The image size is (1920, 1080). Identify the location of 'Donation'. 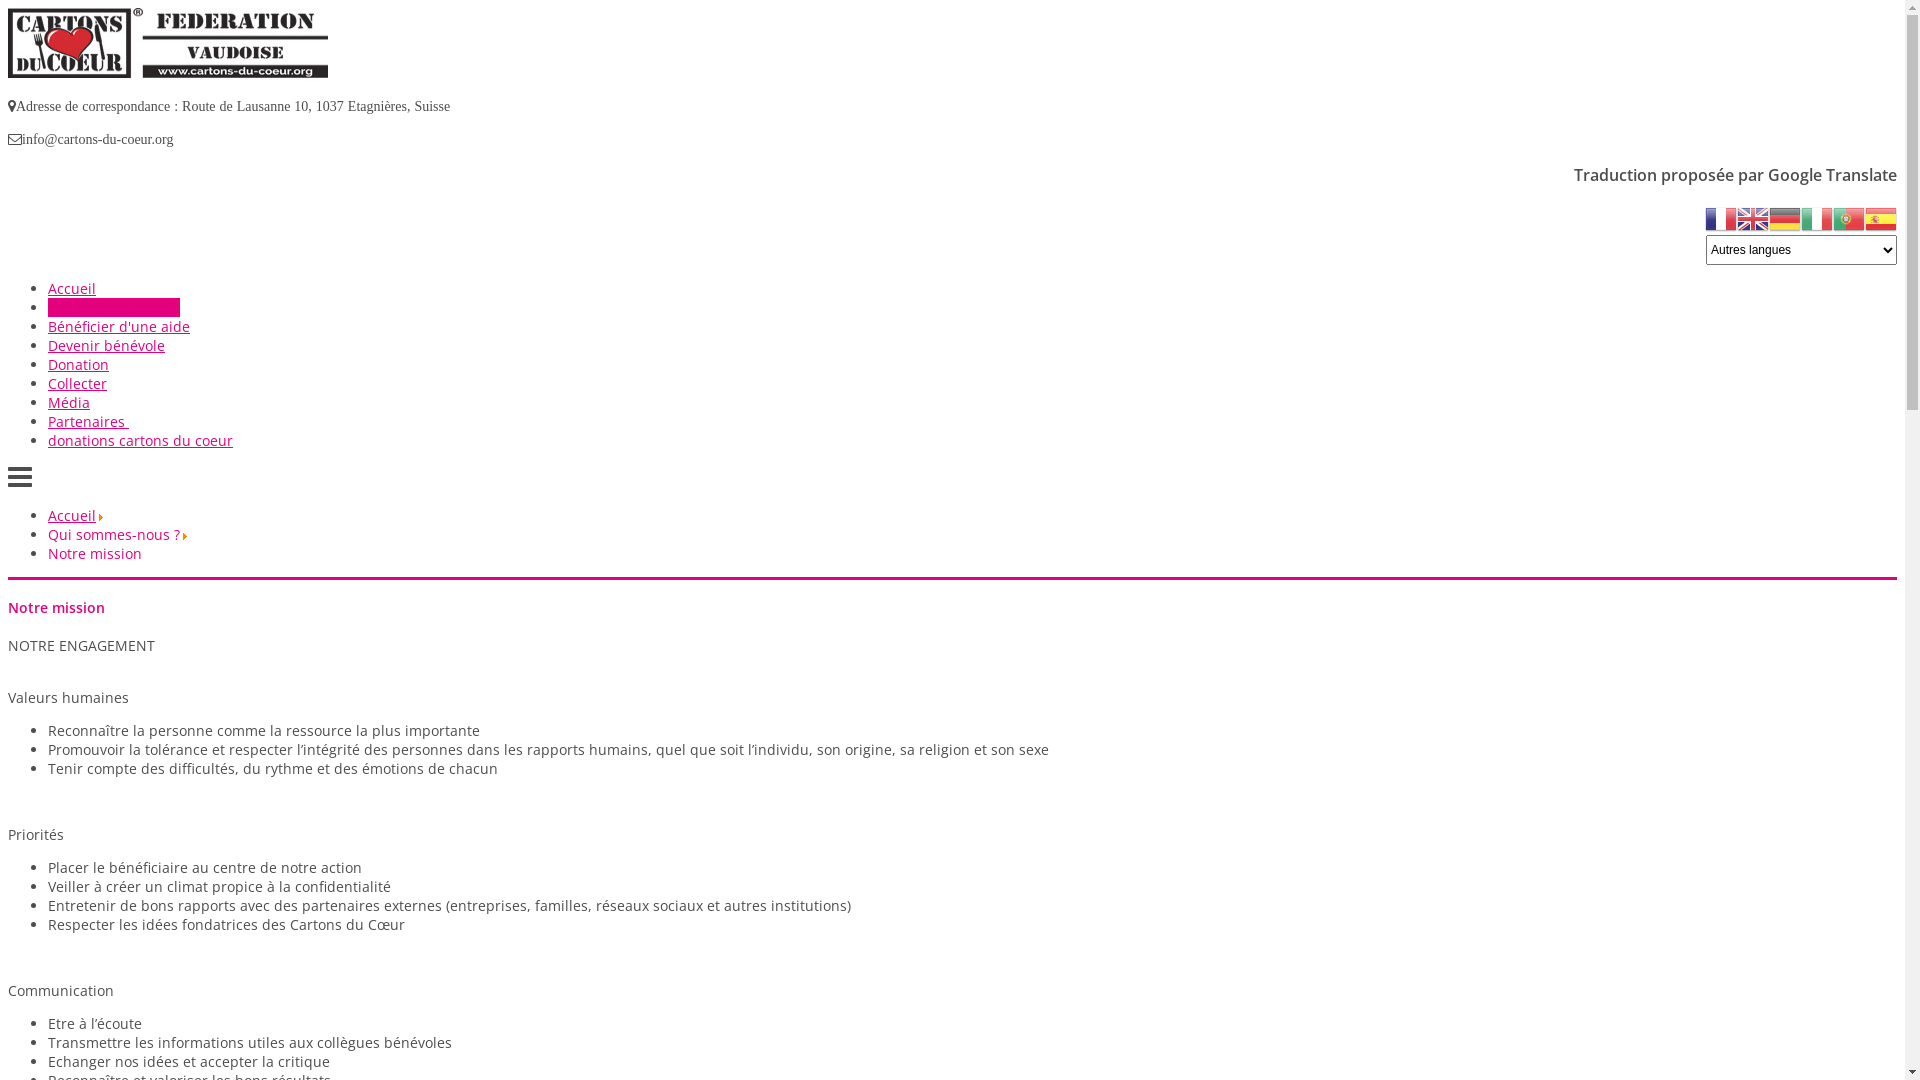
(48, 364).